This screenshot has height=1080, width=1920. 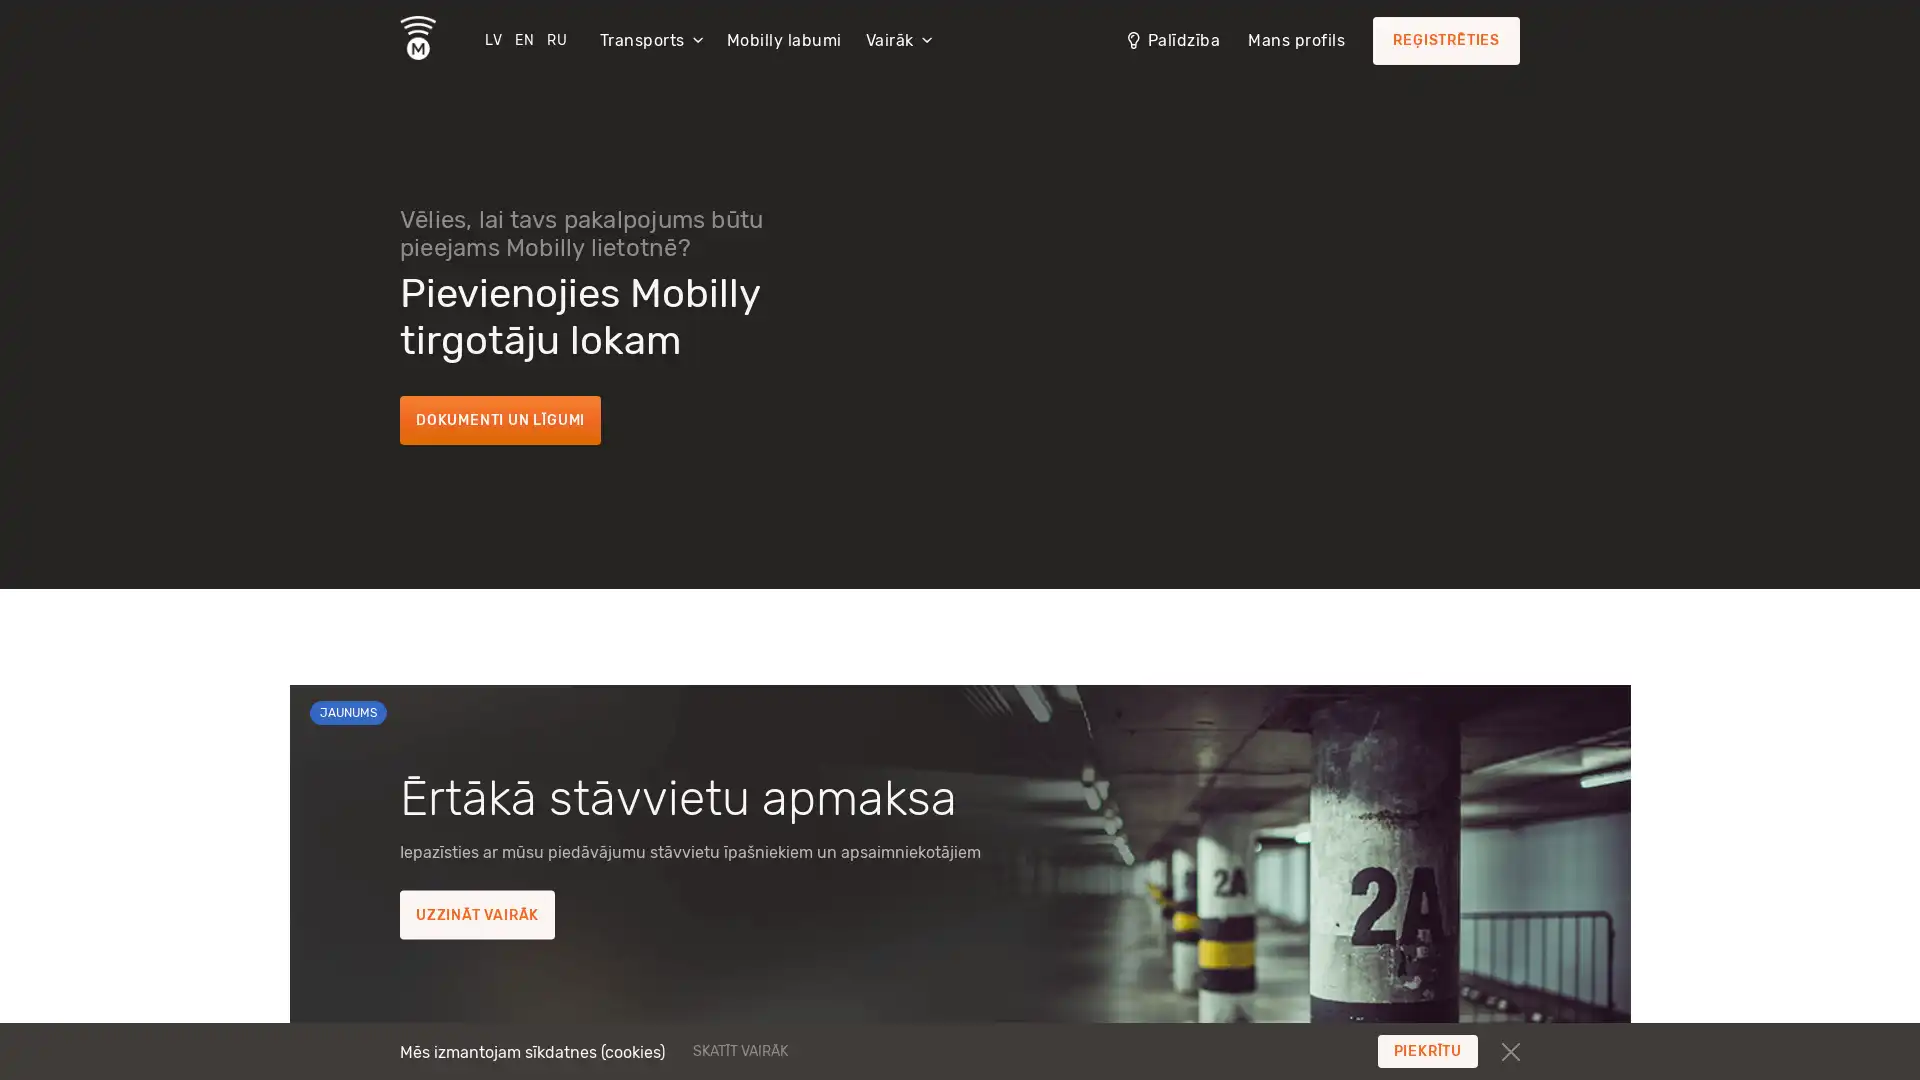 I want to click on SKATIT VAIRAK, so click(x=862, y=1049).